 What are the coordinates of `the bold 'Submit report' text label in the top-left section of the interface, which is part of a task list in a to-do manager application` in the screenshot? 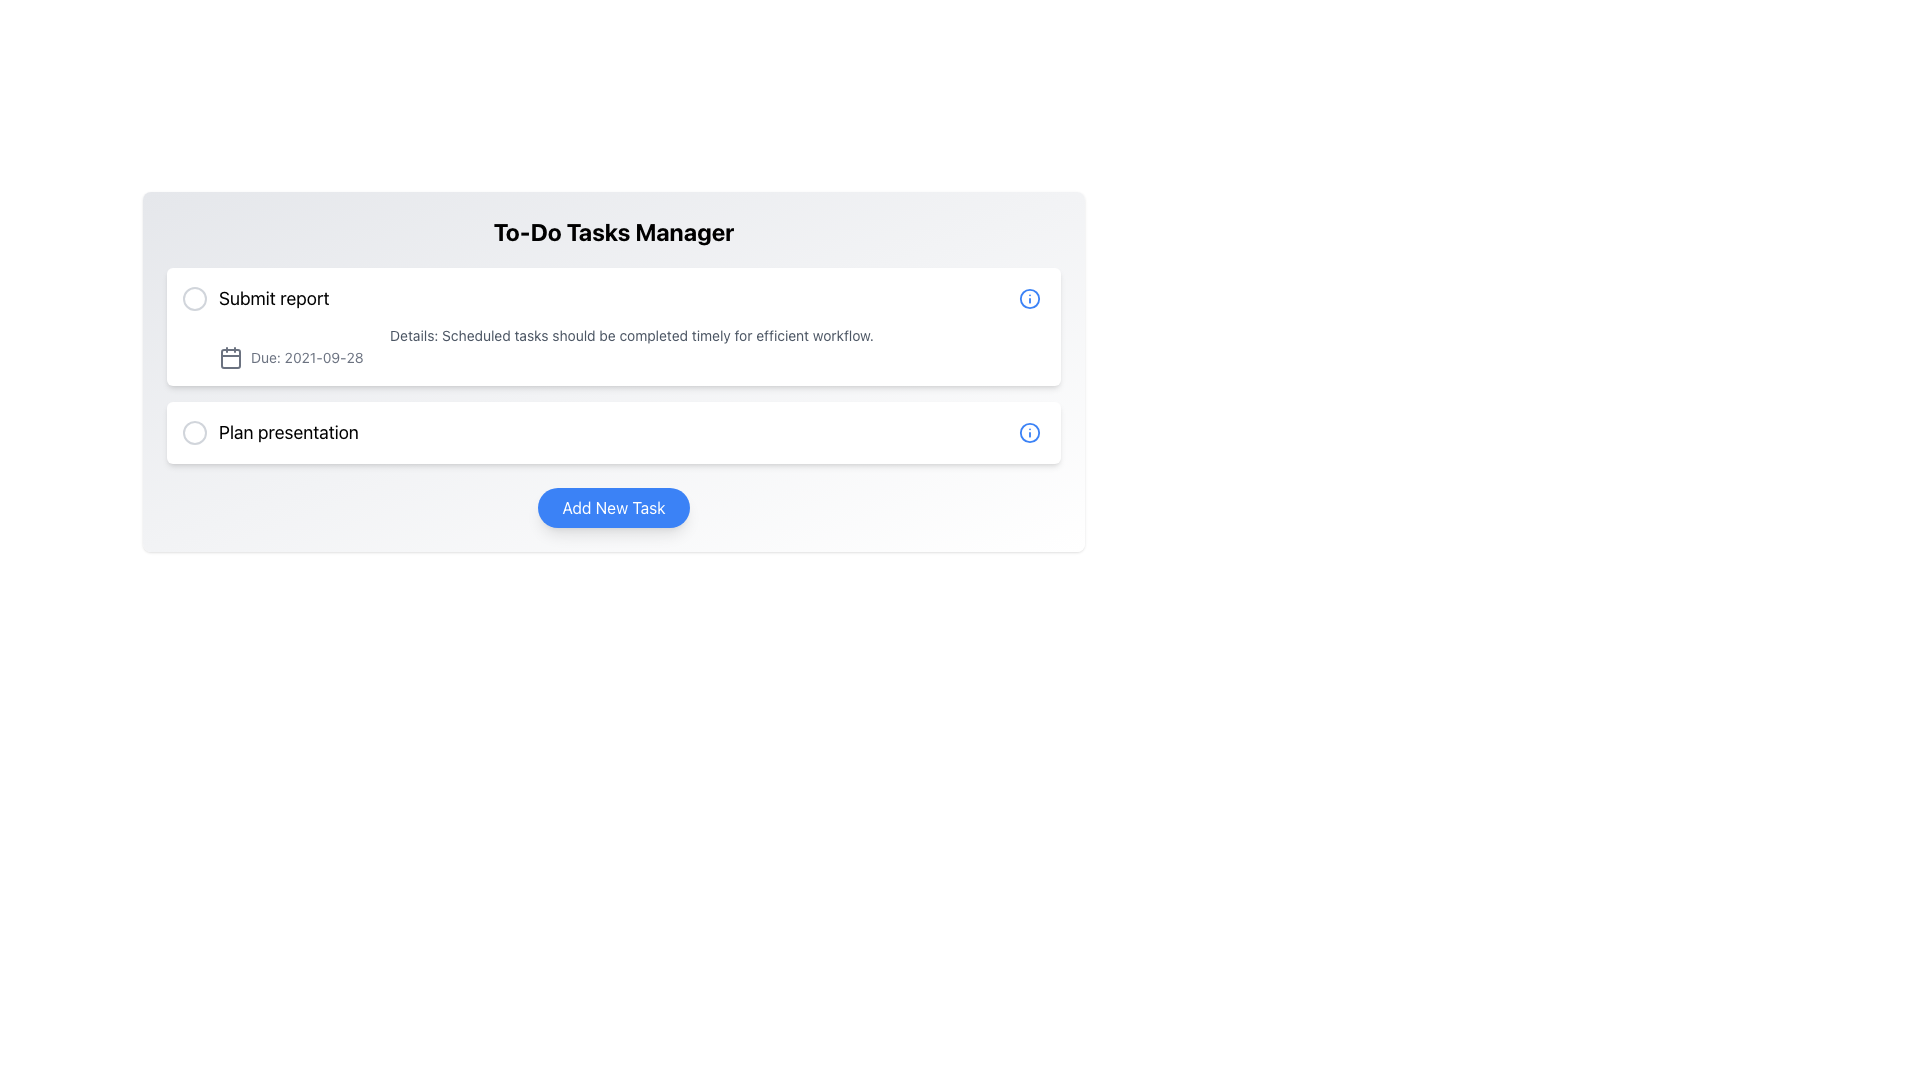 It's located at (273, 299).